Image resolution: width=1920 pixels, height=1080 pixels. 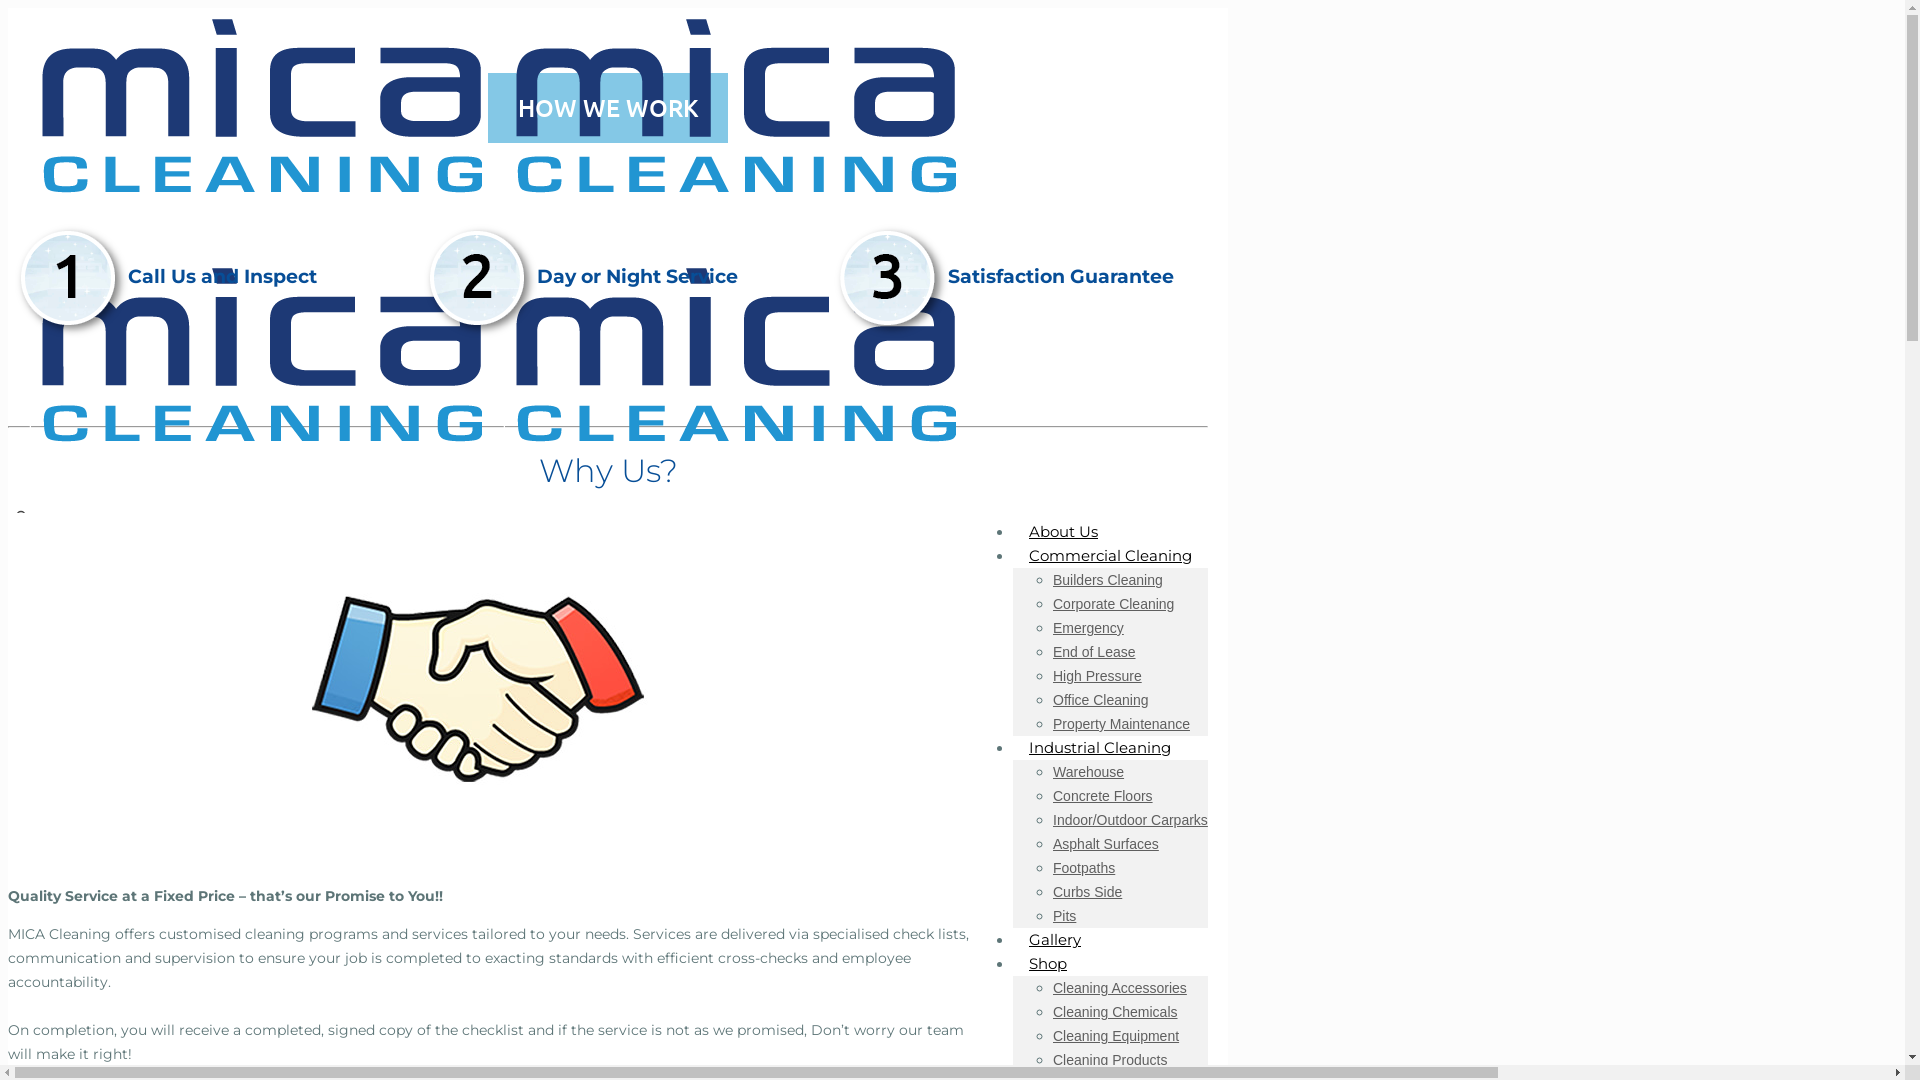 What do you see at coordinates (1099, 698) in the screenshot?
I see `'Office Cleaning'` at bounding box center [1099, 698].